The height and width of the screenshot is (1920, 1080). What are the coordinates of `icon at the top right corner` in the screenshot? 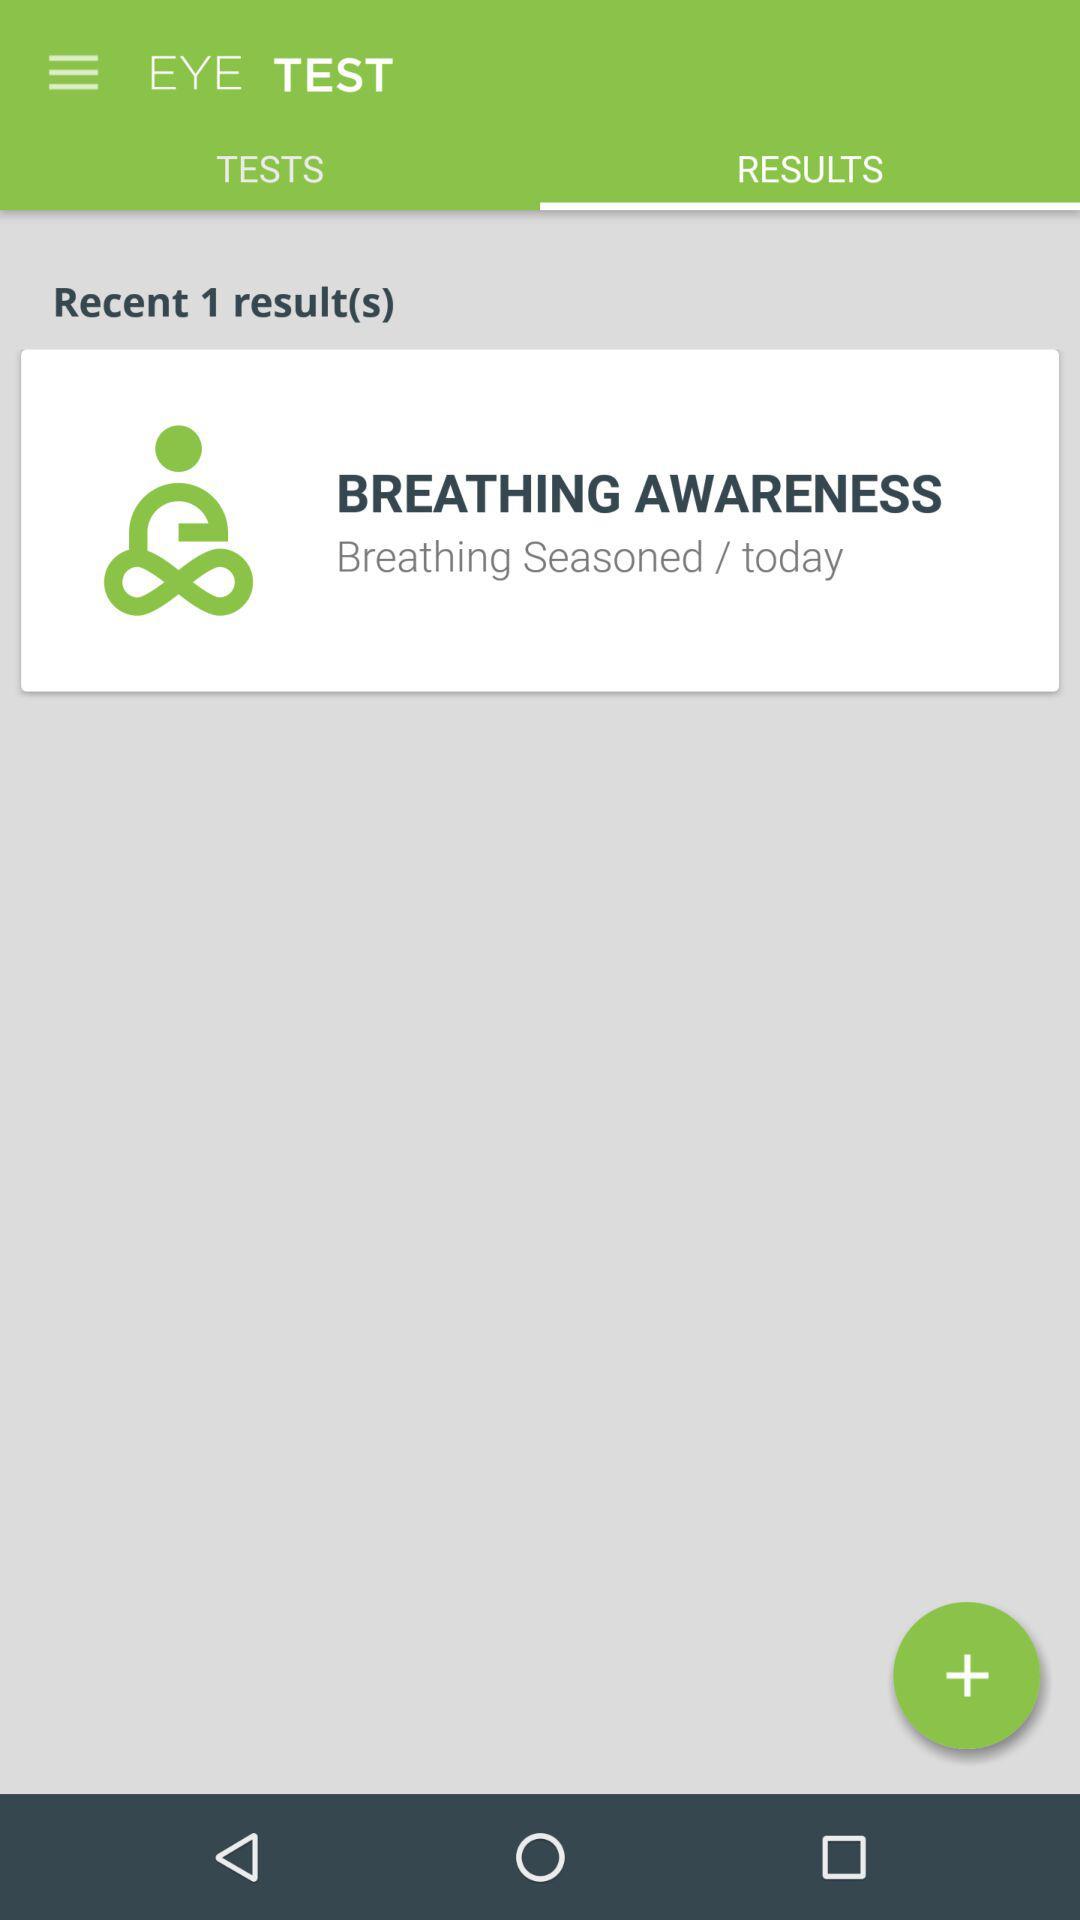 It's located at (810, 156).